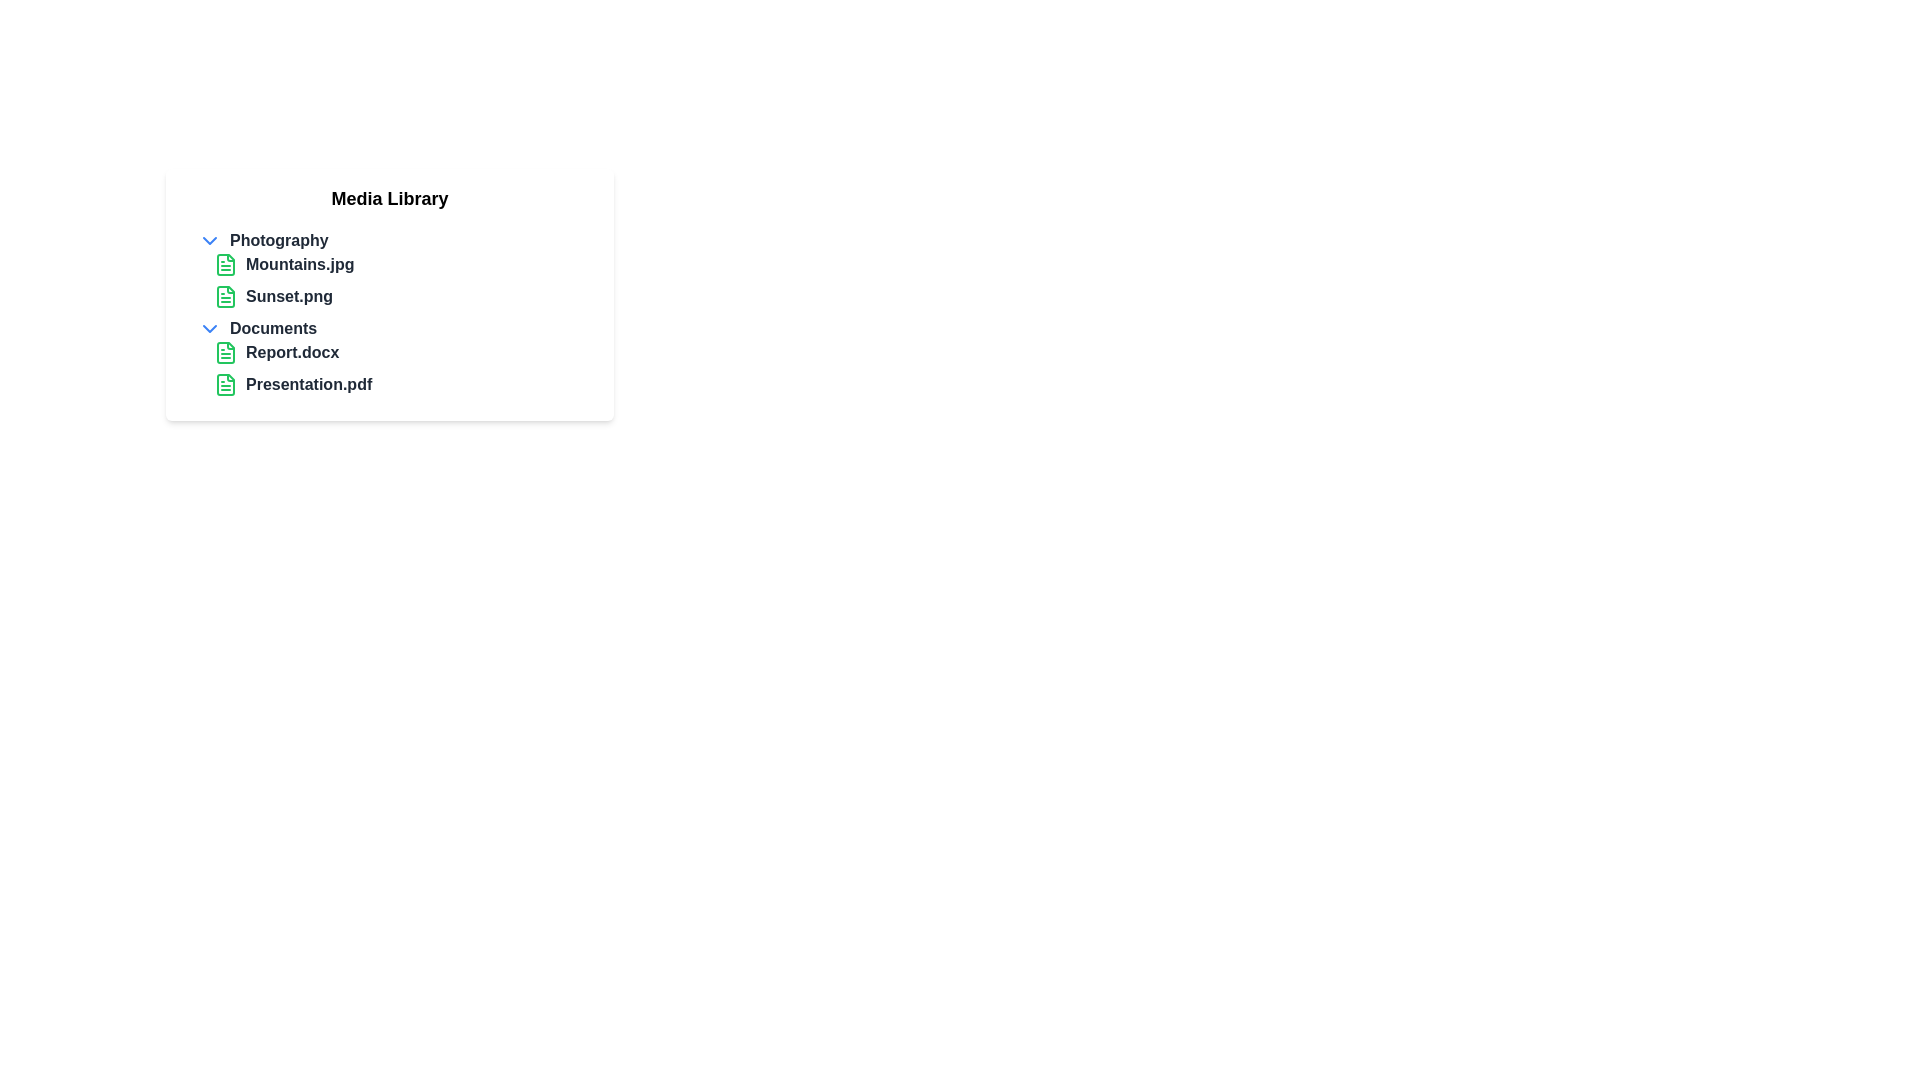 This screenshot has height=1080, width=1920. I want to click on an individual file from the categorized list element located centrally below the 'Media Library' heading by clicking on it, so click(389, 312).